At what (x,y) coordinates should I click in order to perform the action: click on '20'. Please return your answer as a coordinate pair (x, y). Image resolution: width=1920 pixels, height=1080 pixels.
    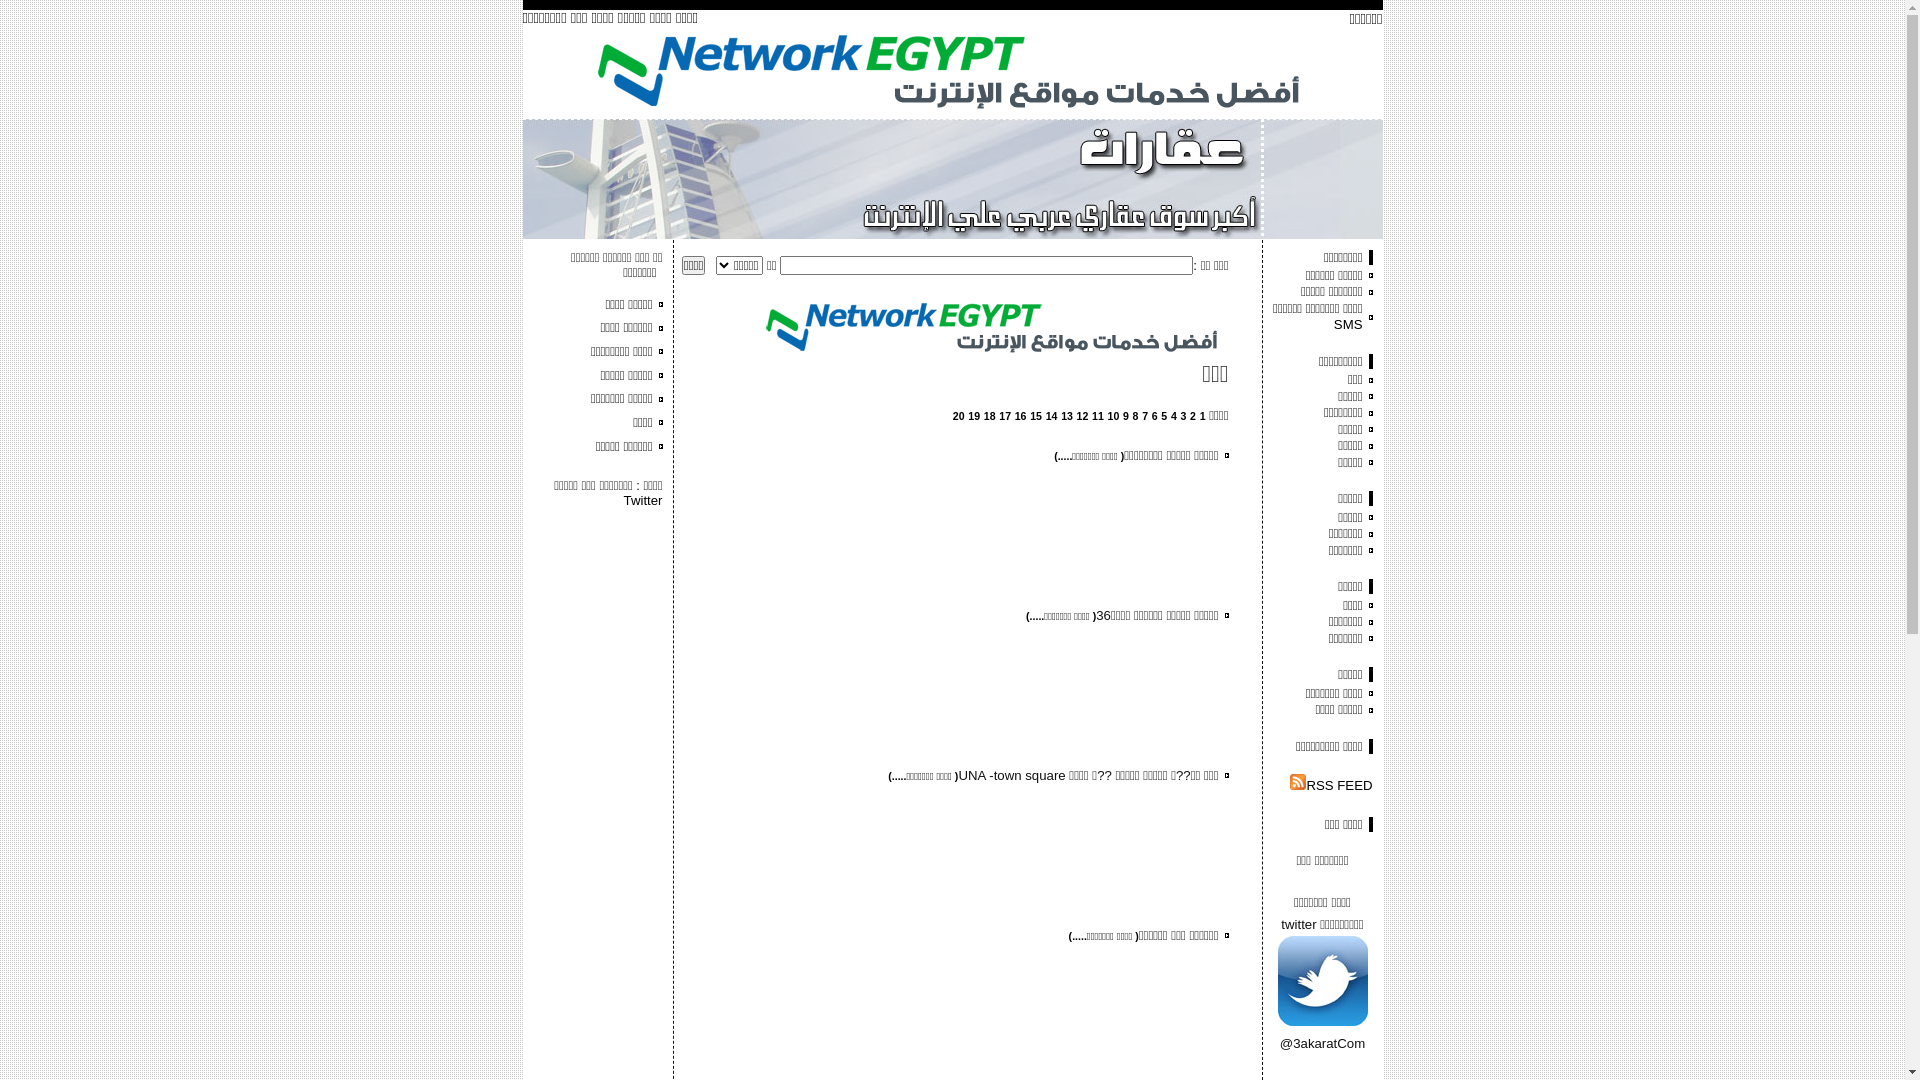
    Looking at the image, I should click on (952, 415).